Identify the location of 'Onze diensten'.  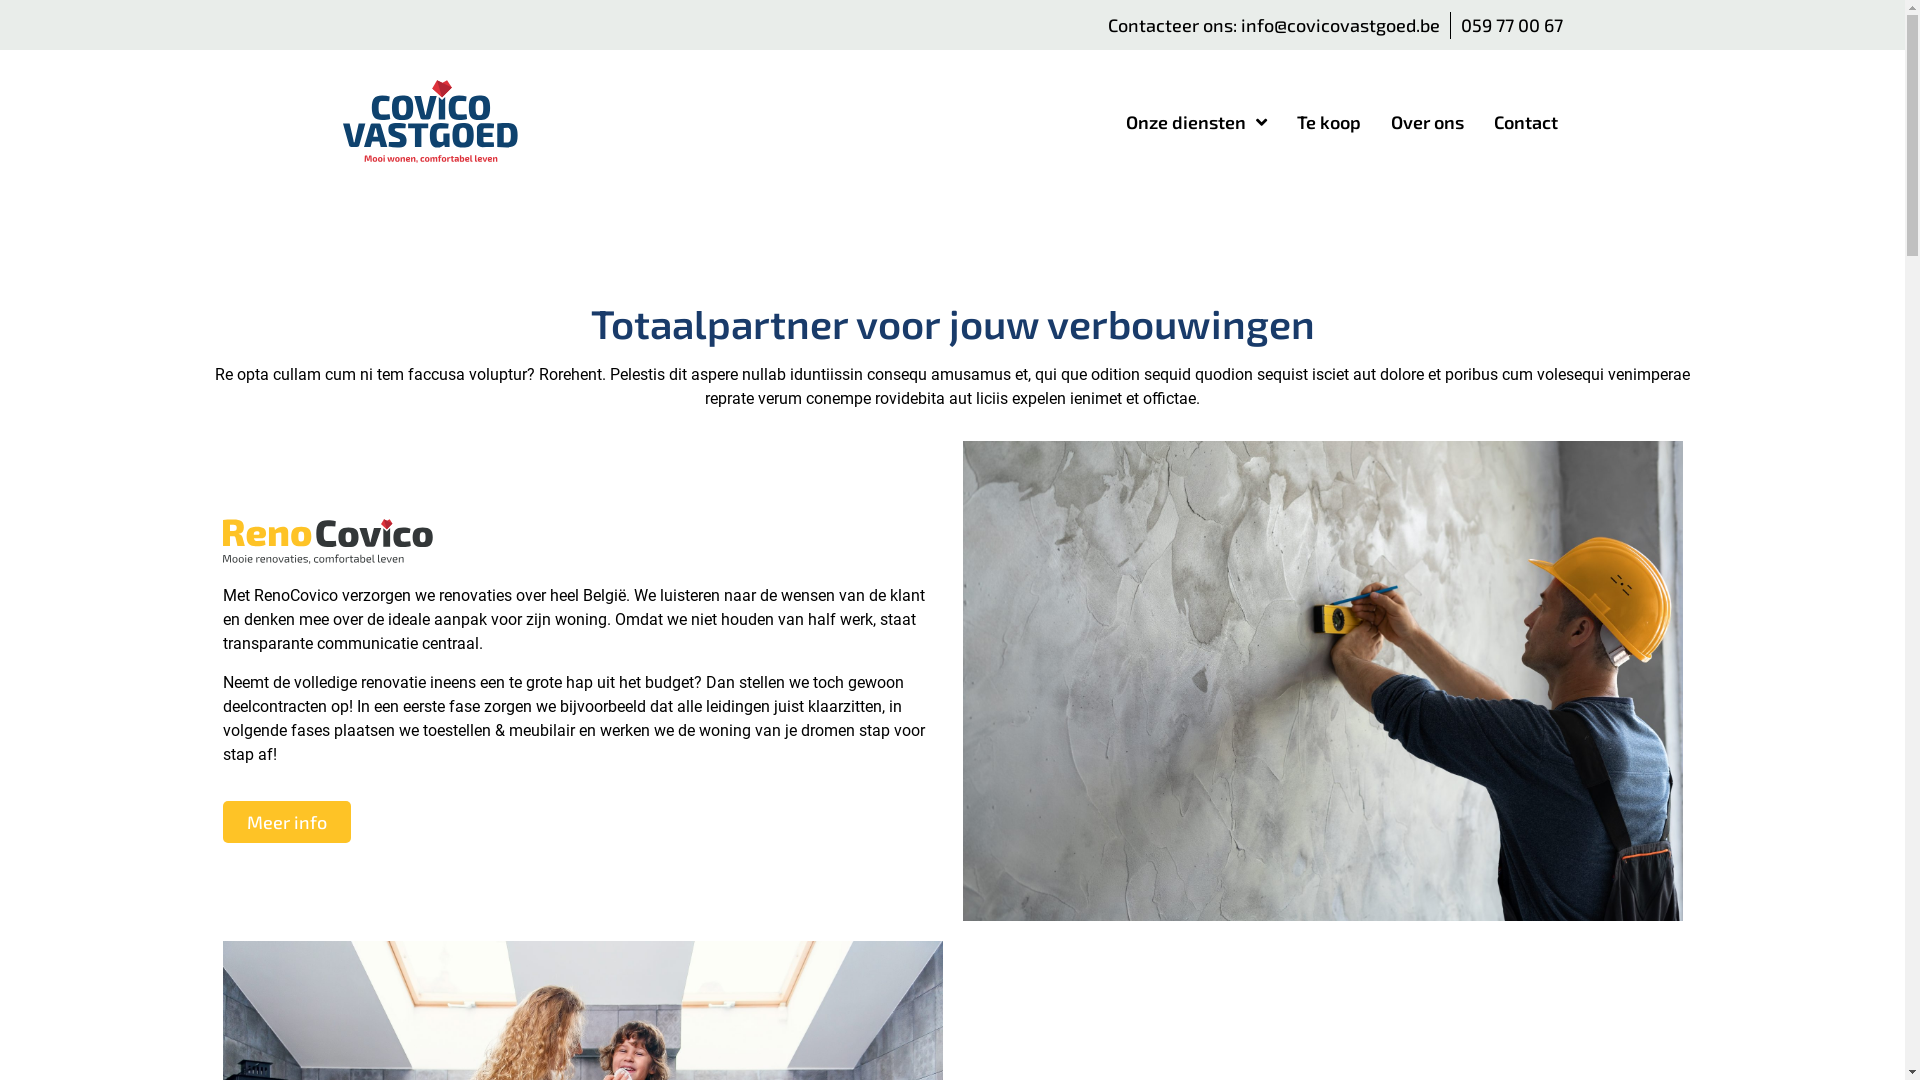
(1196, 122).